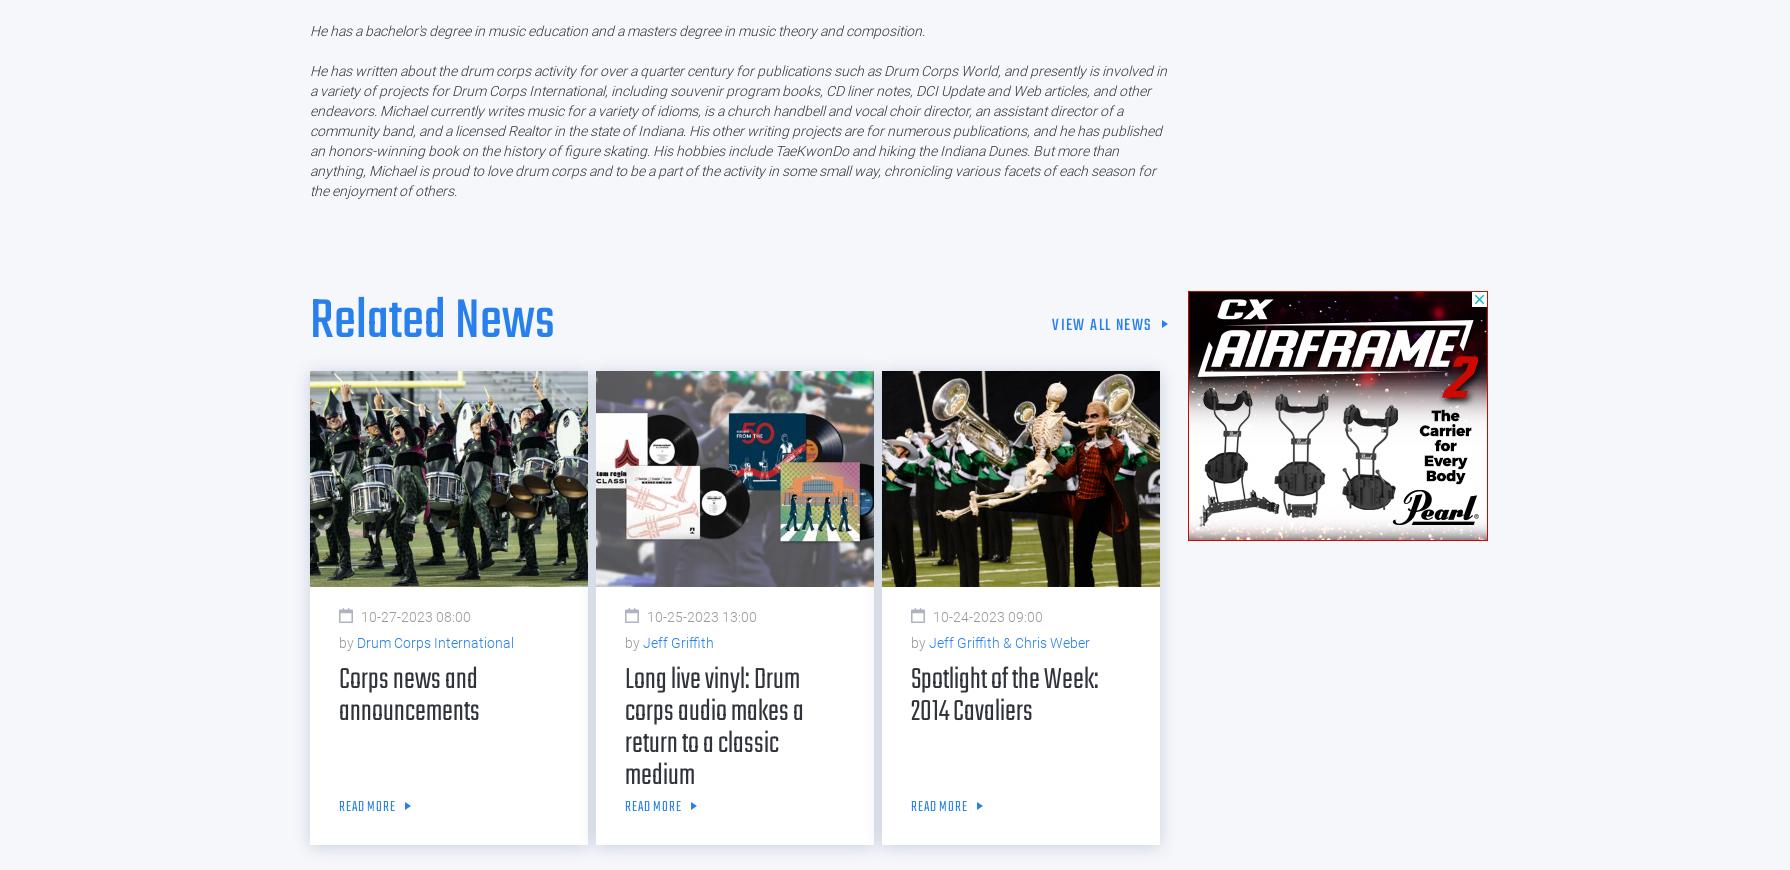 This screenshot has height=870, width=1790. Describe the element at coordinates (616, 29) in the screenshot. I see `'He has a bachelor's degree in music education and a masters degree in music theory and composition.'` at that location.